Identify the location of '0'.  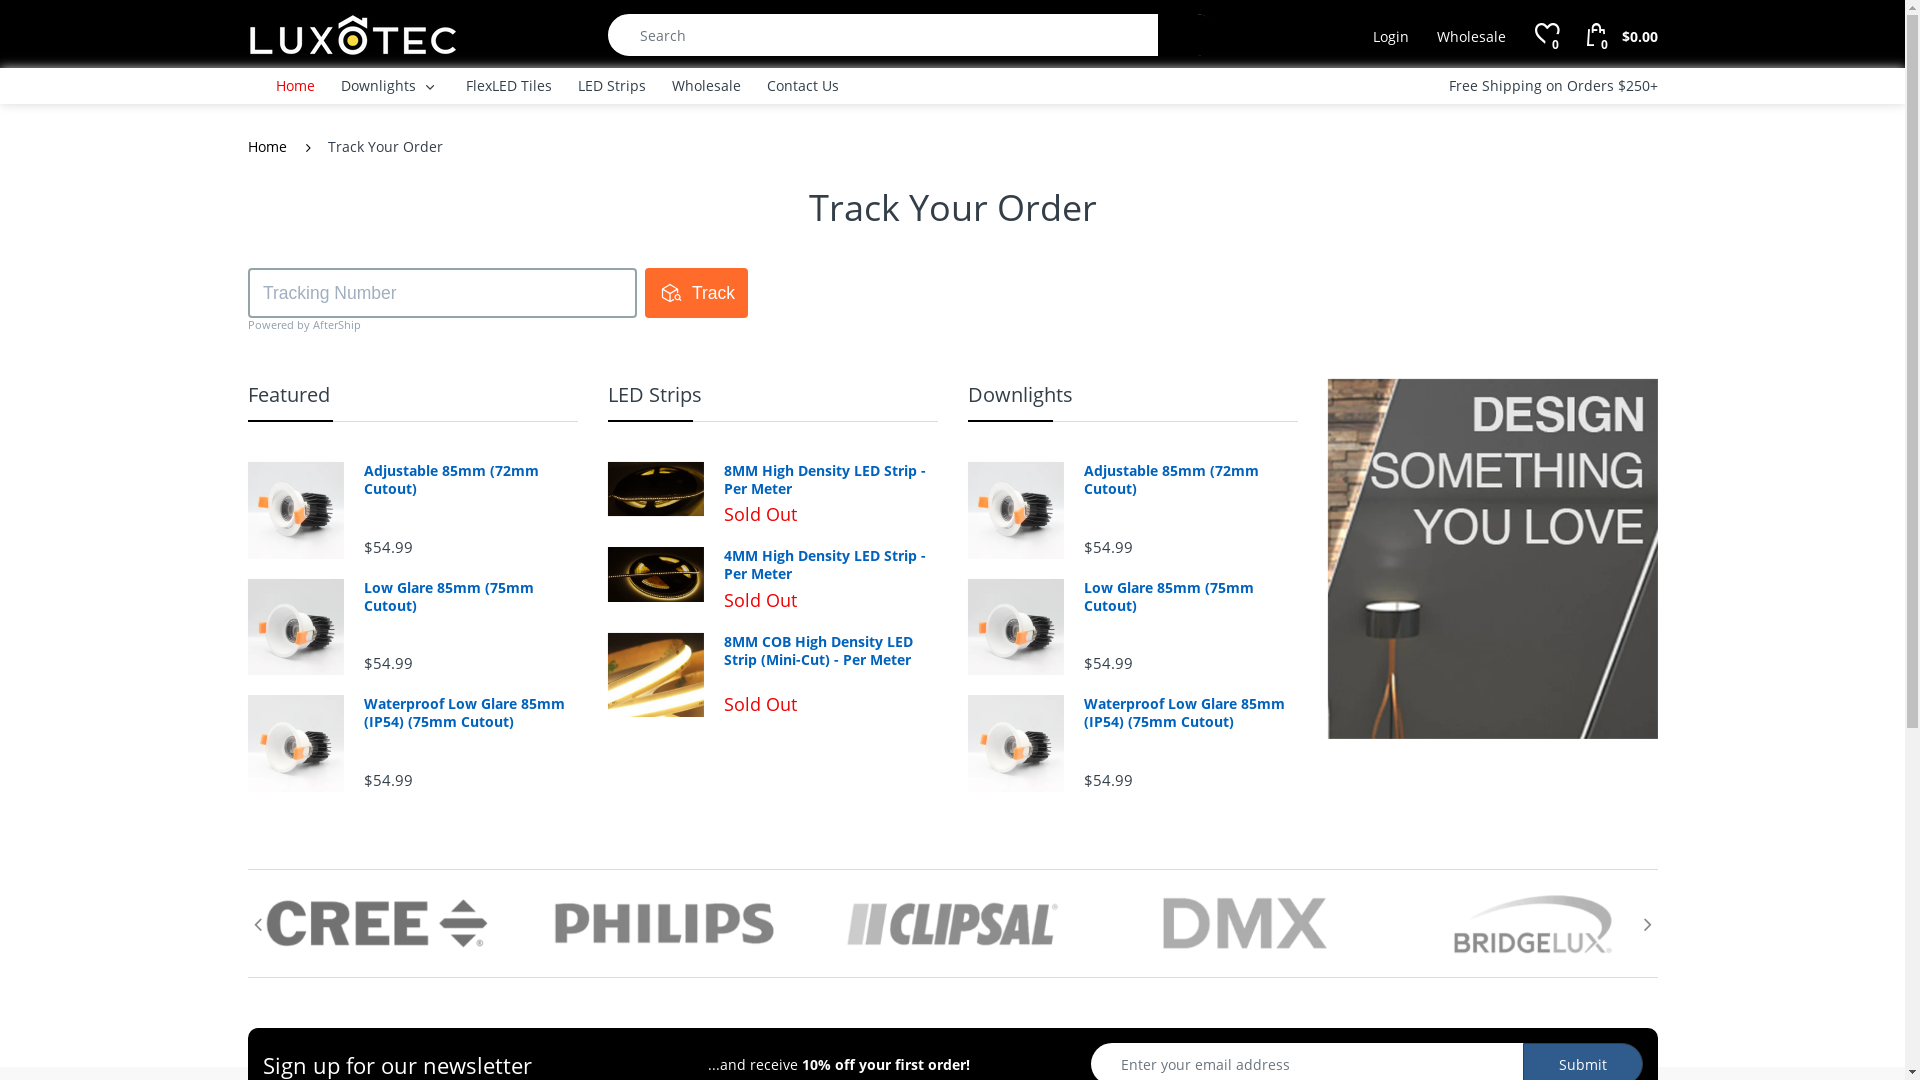
(1544, 34).